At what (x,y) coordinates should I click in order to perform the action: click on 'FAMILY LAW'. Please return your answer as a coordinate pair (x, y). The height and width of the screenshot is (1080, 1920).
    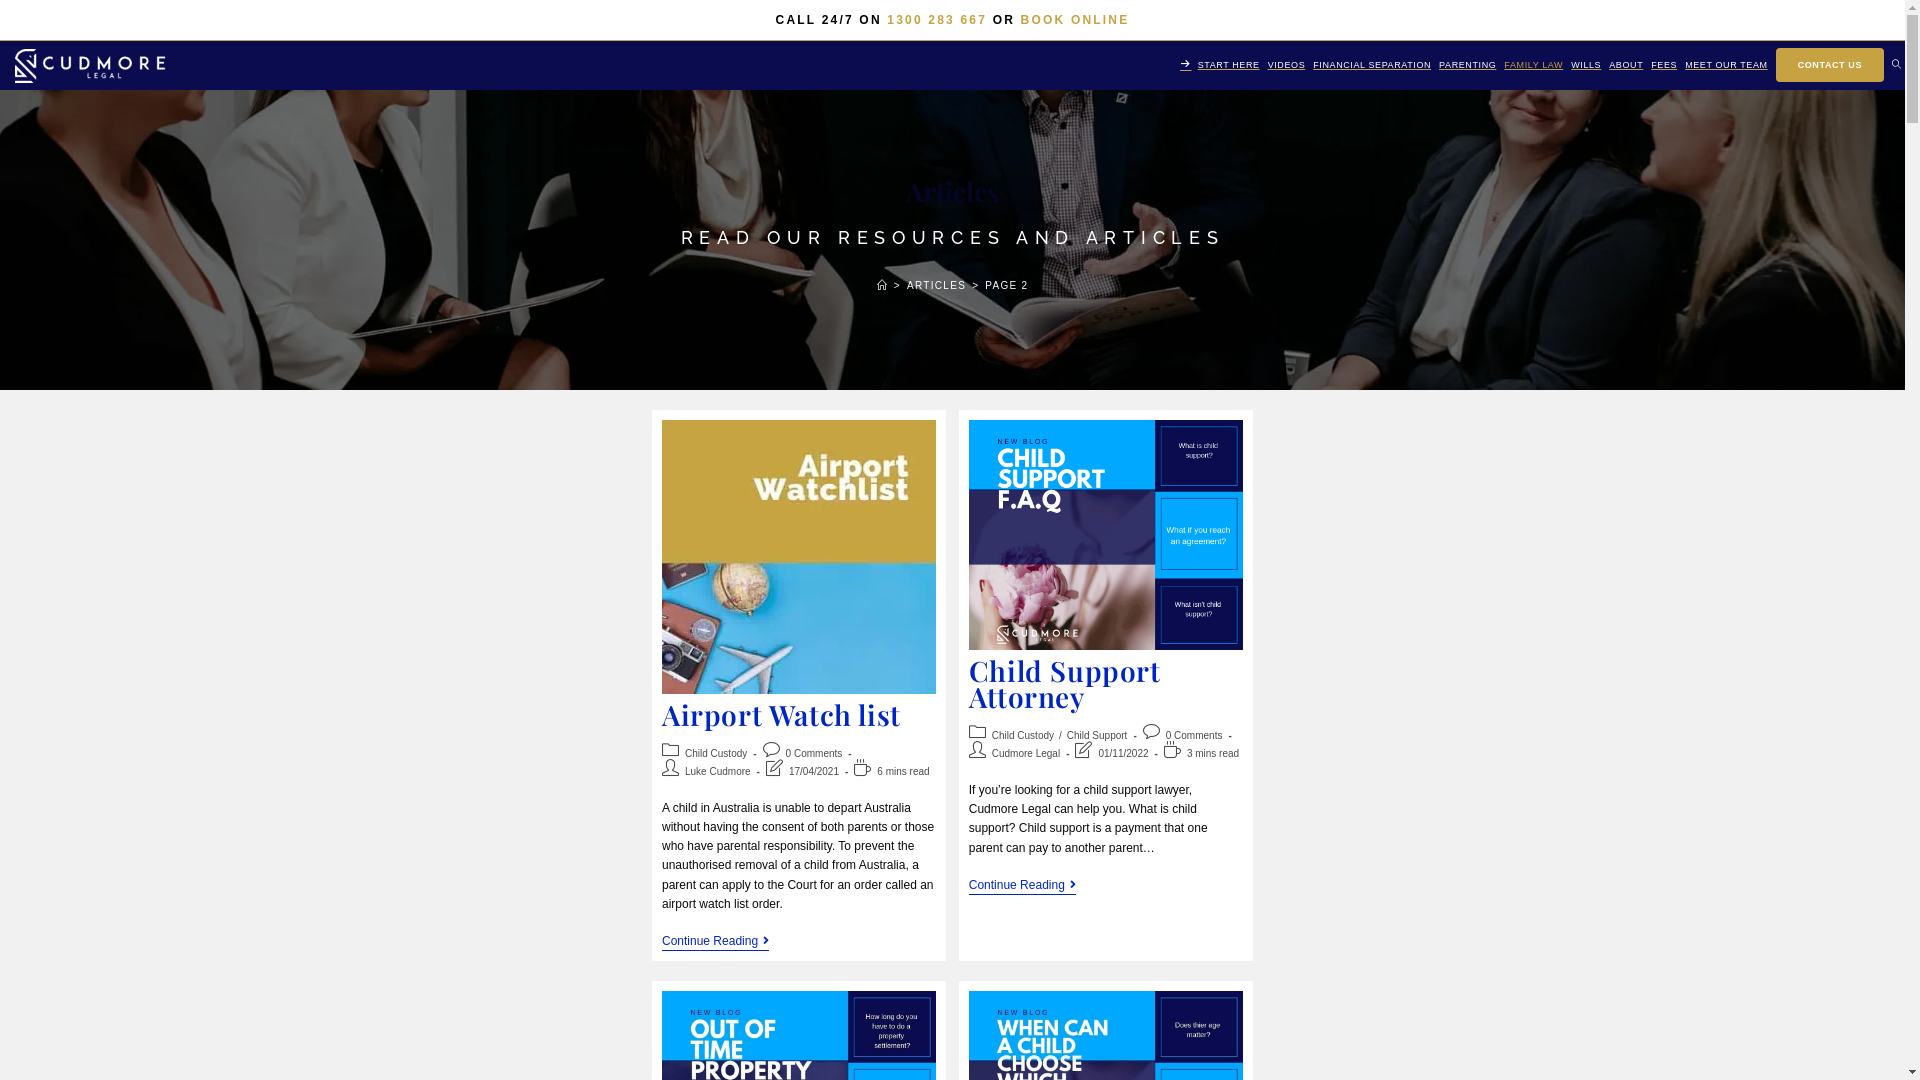
    Looking at the image, I should click on (1532, 64).